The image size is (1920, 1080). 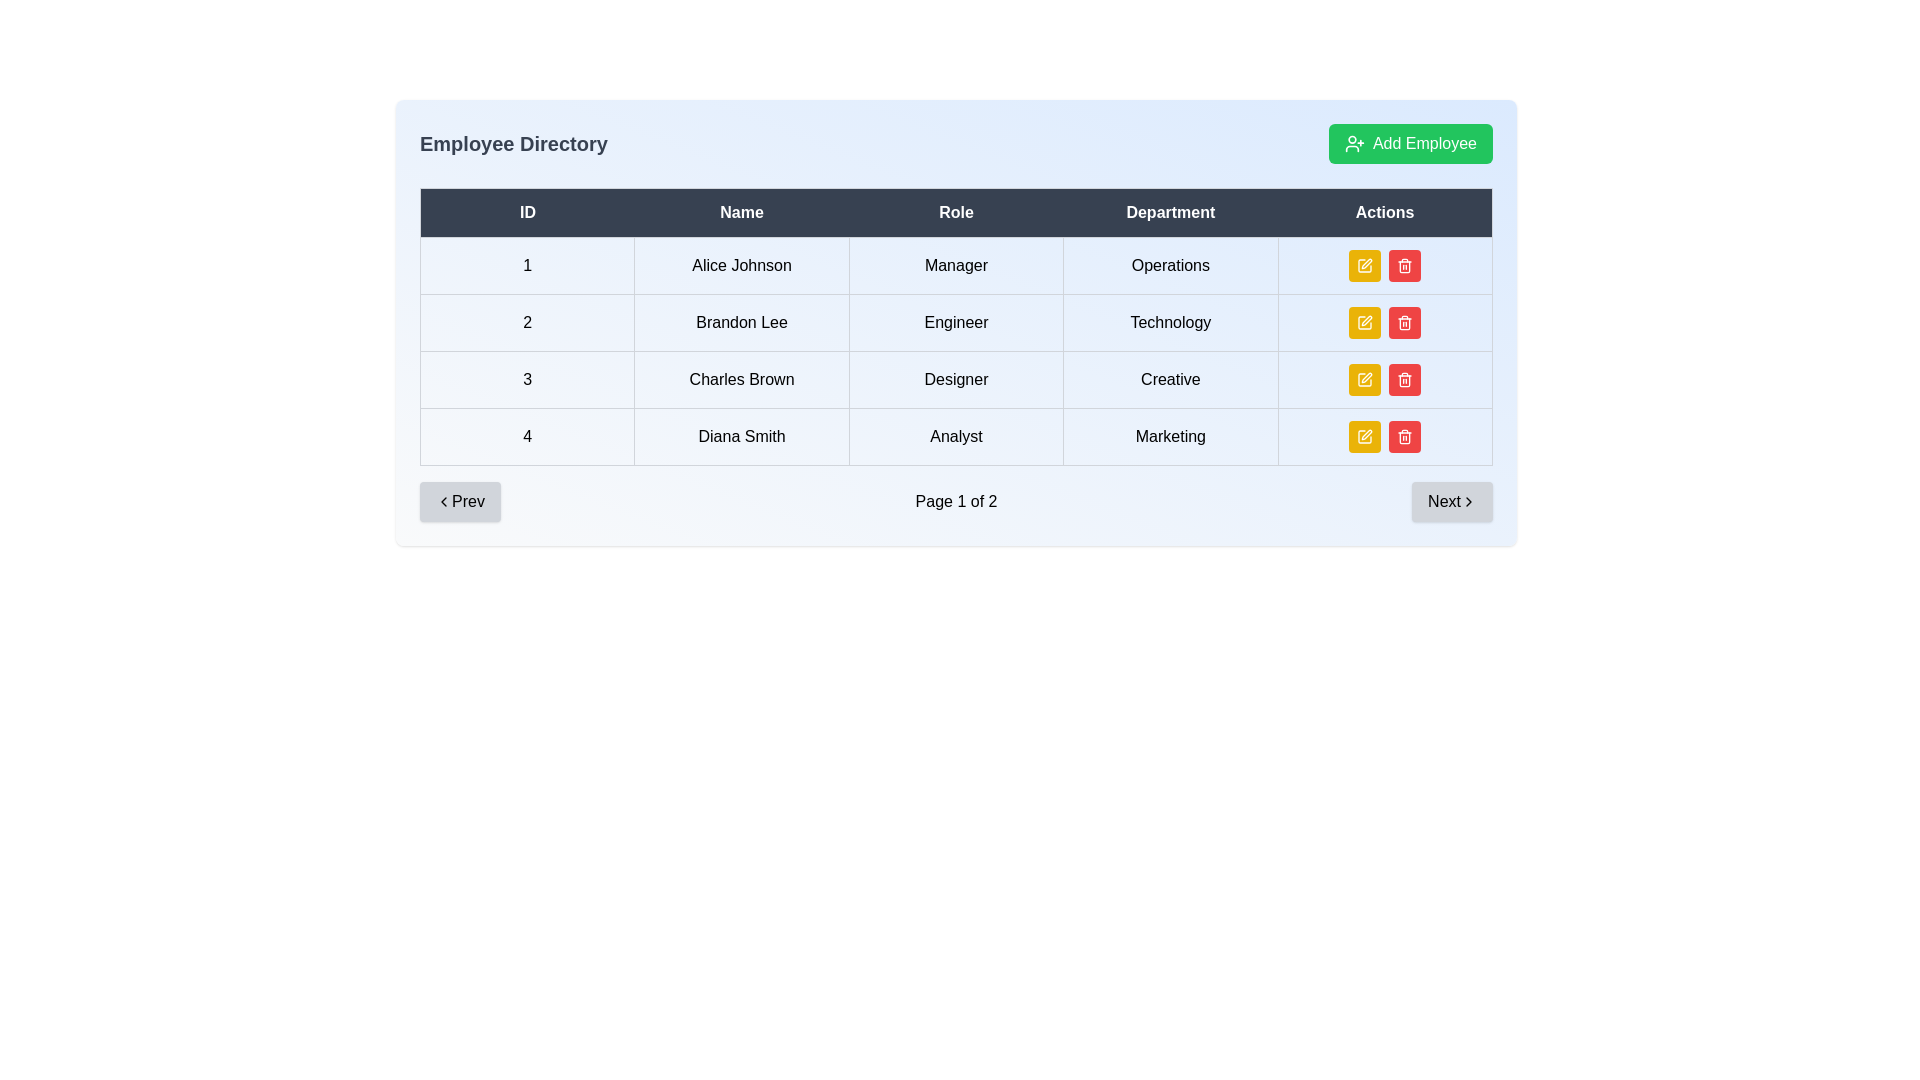 I want to click on the yellow icon button in the 'Actions' column for the first entry (Alice Johnson), so click(x=1364, y=265).